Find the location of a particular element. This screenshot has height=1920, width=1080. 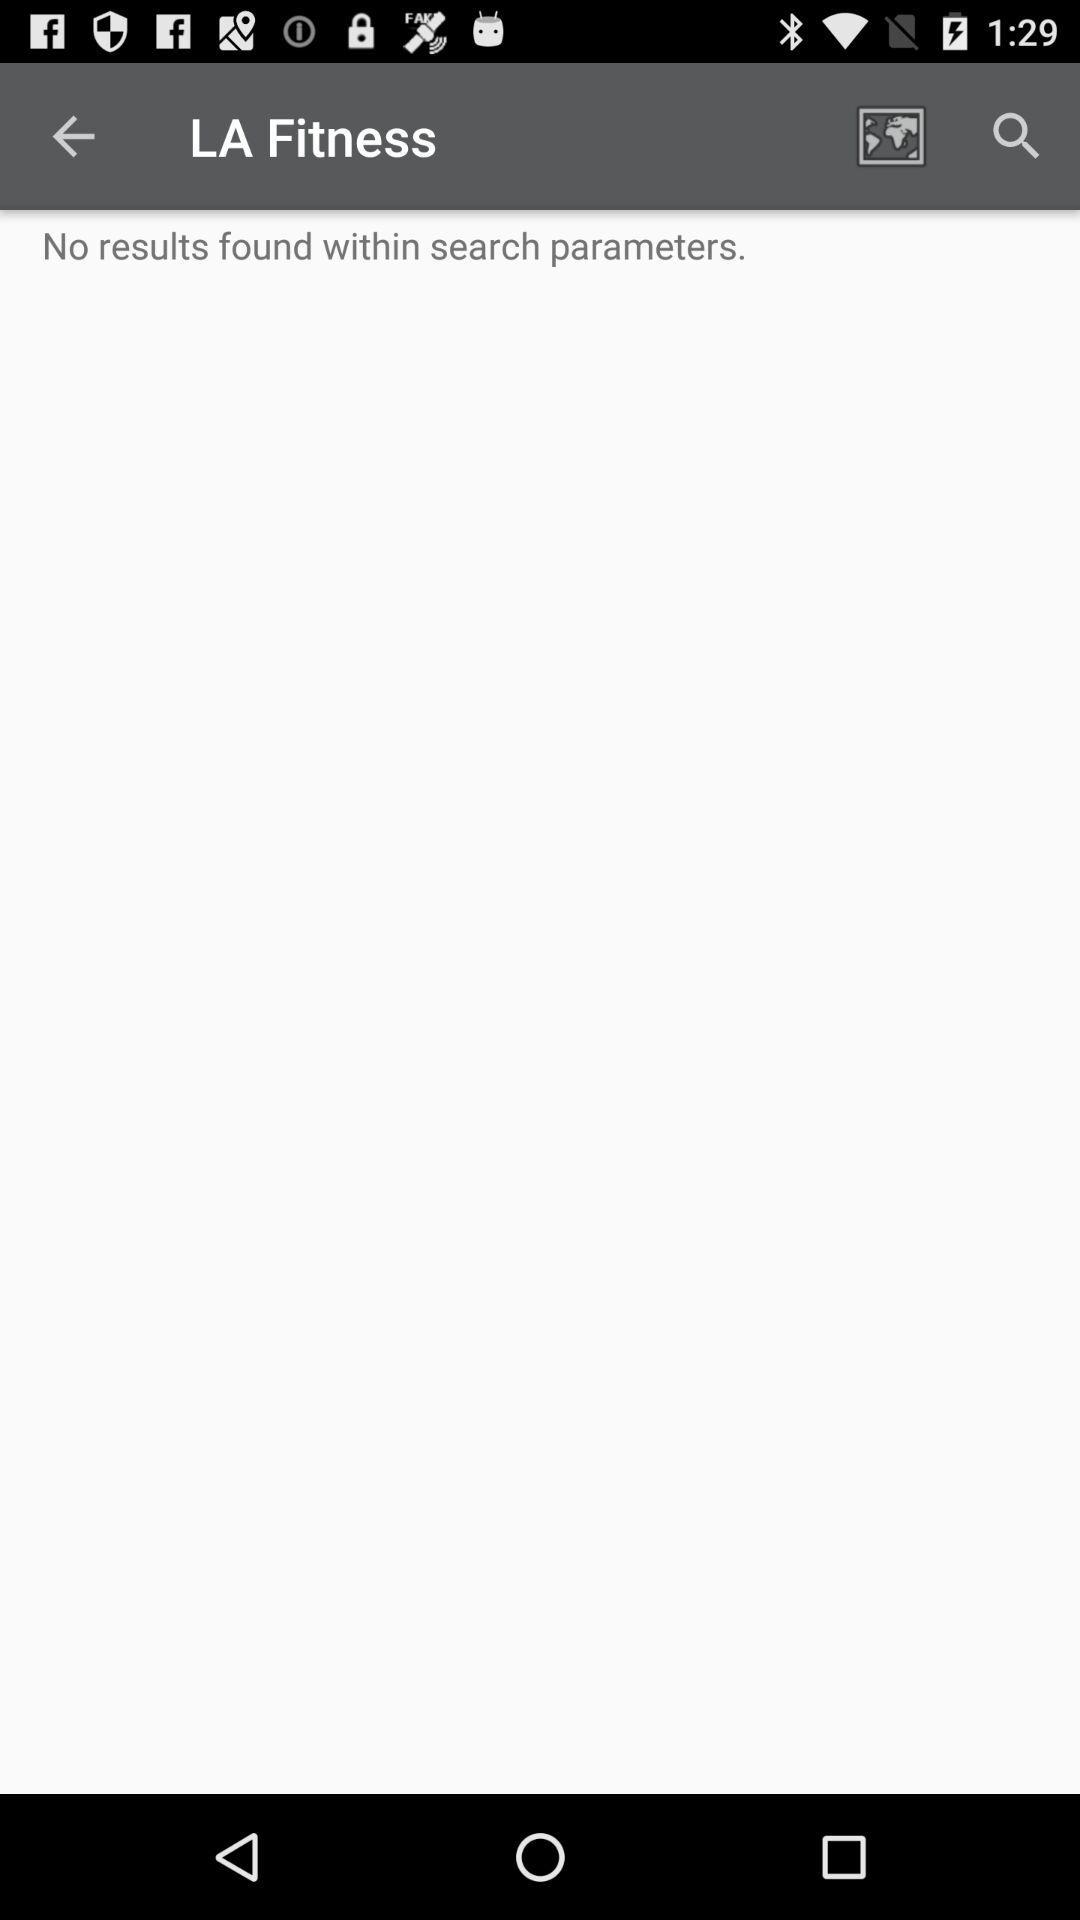

the item above no results found icon is located at coordinates (890, 135).